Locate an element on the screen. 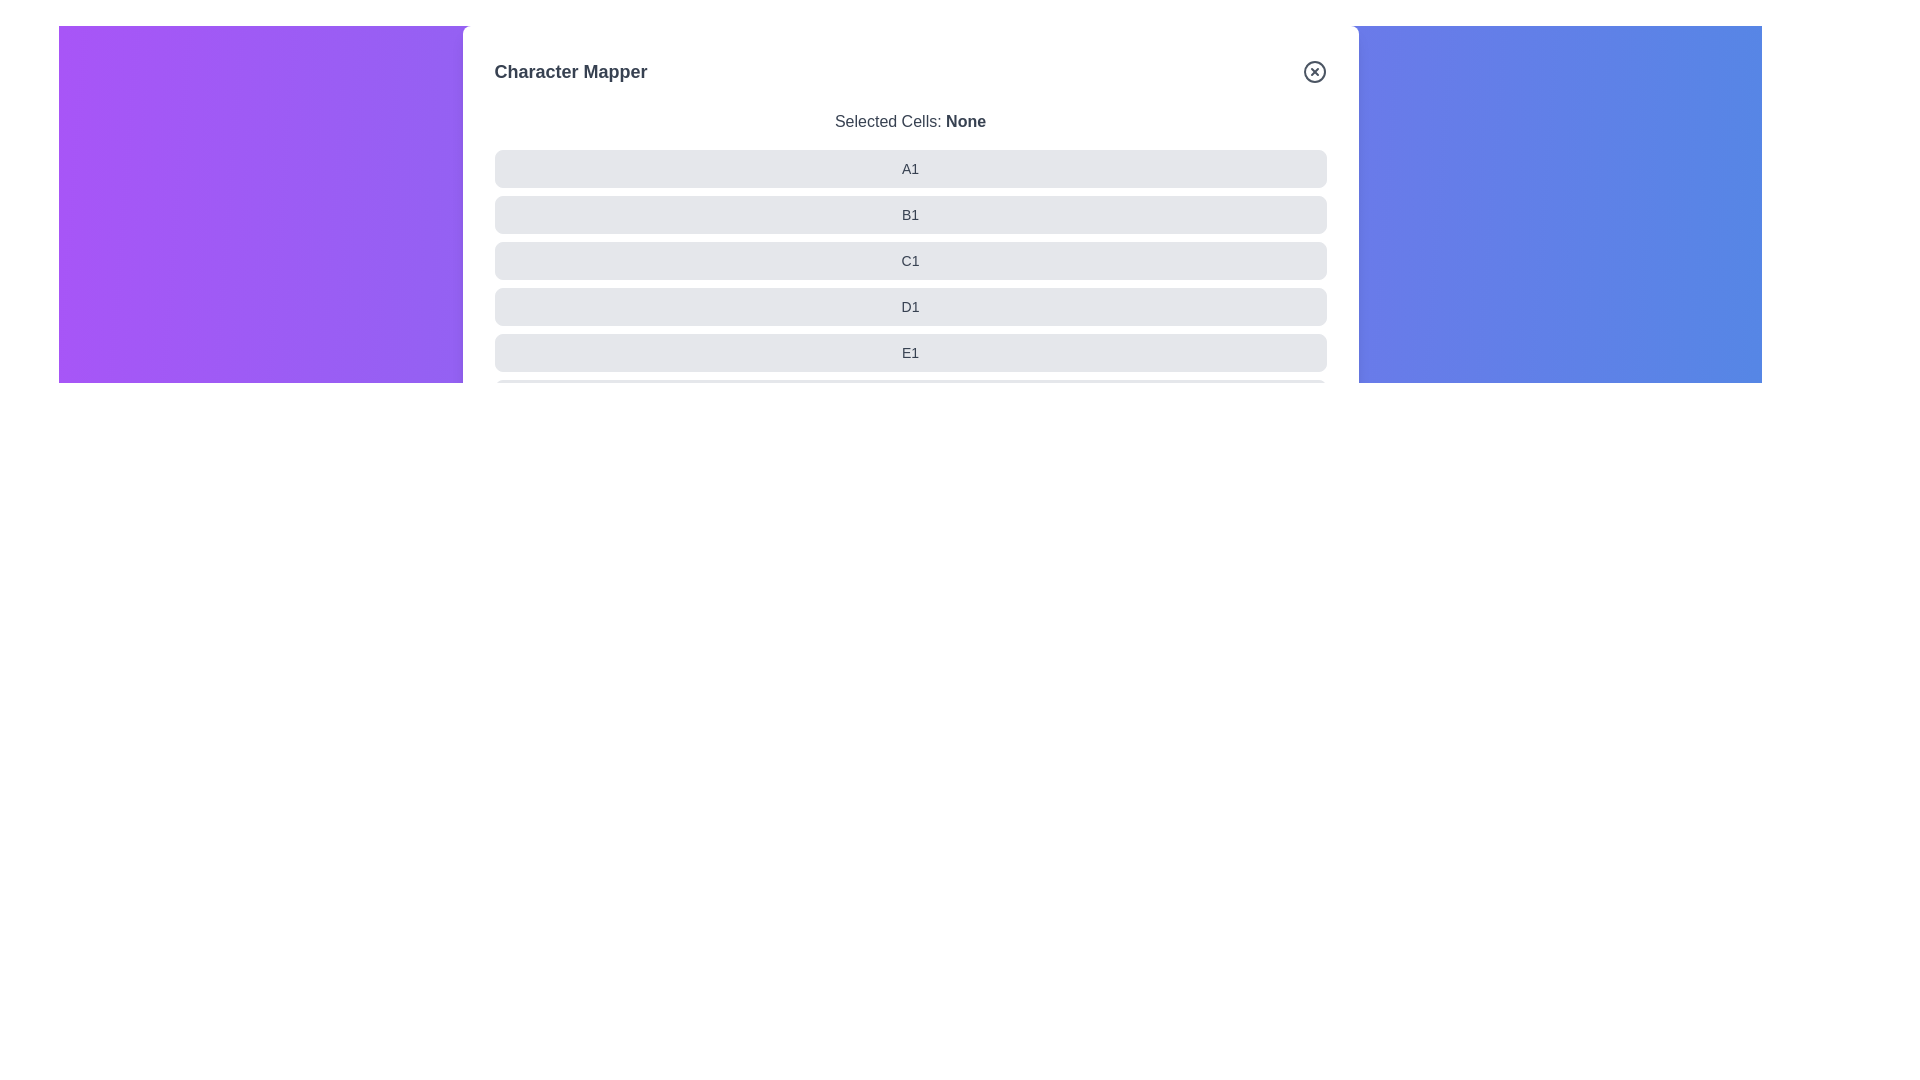 This screenshot has height=1080, width=1920. the cell labeled C1 in the grid is located at coordinates (494, 260).